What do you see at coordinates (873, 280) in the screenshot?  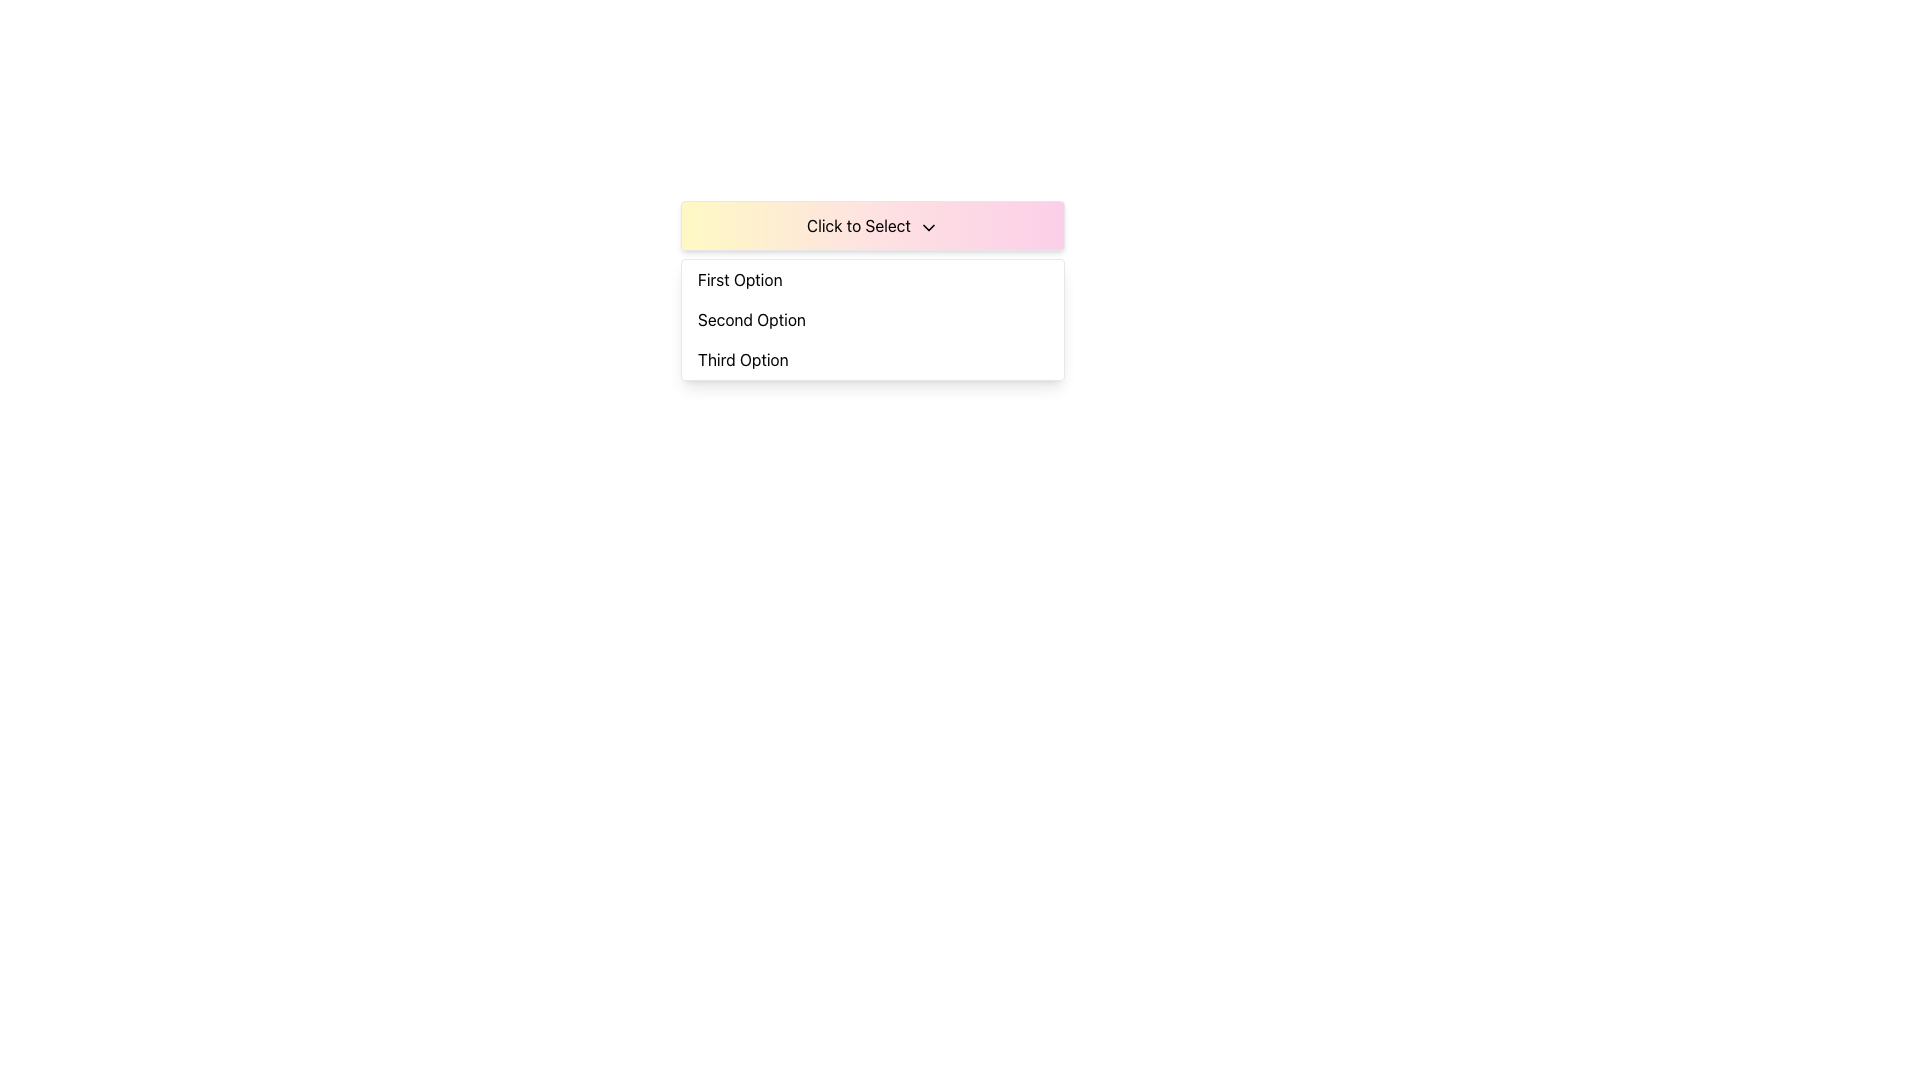 I see `the first option in the dropdown menu labeled 'First Option'` at bounding box center [873, 280].